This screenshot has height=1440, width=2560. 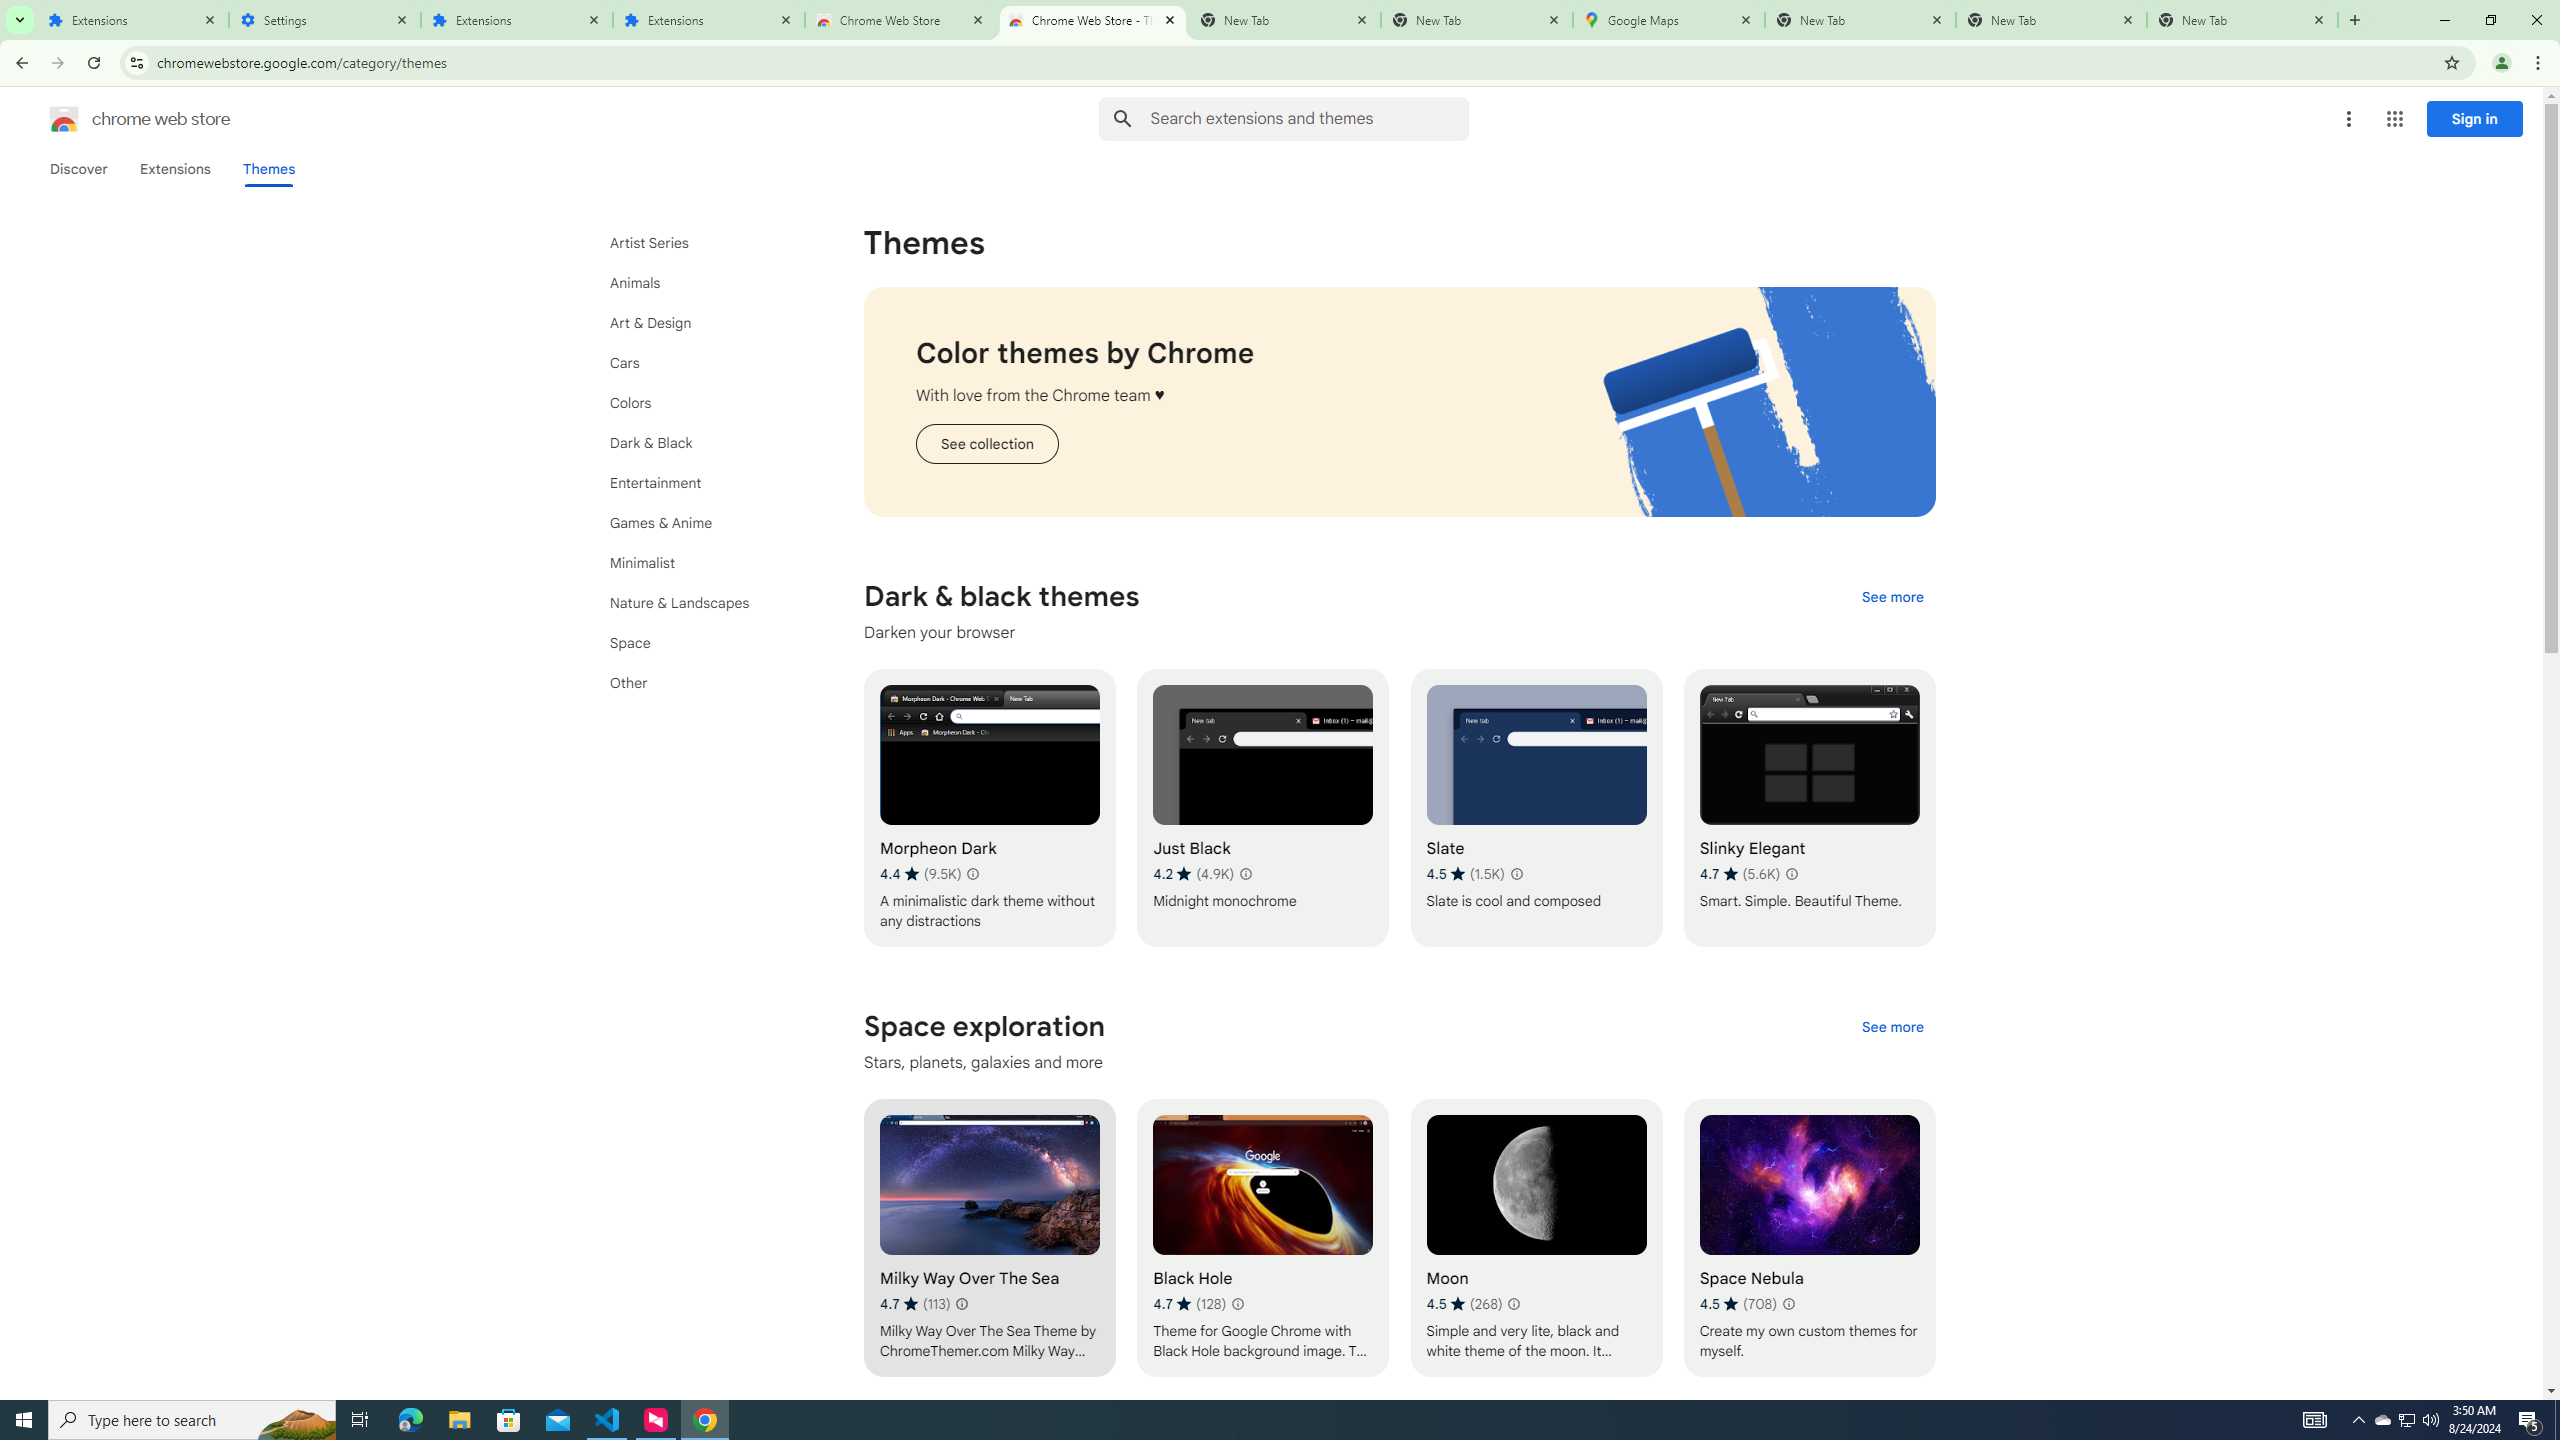 What do you see at coordinates (701, 642) in the screenshot?
I see `'Space'` at bounding box center [701, 642].